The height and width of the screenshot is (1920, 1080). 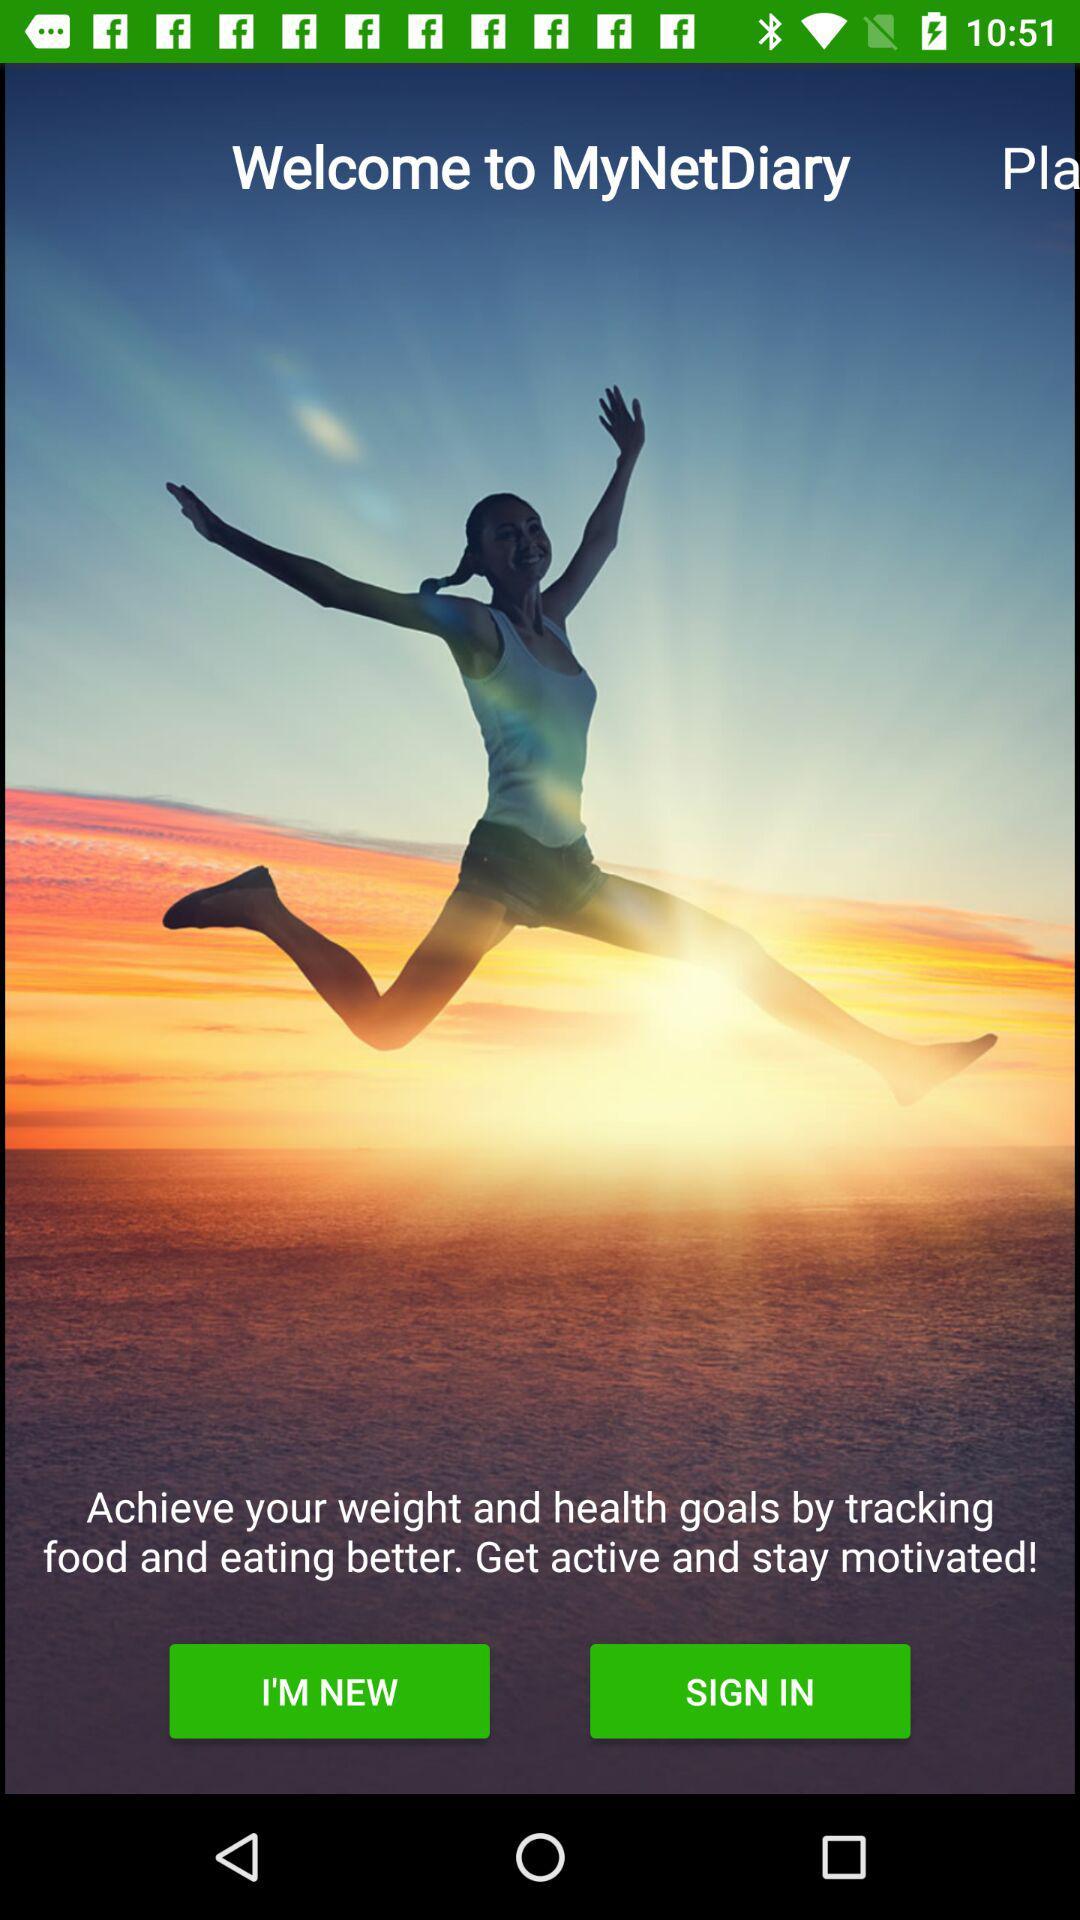 I want to click on the item next to sign in item, so click(x=328, y=1690).